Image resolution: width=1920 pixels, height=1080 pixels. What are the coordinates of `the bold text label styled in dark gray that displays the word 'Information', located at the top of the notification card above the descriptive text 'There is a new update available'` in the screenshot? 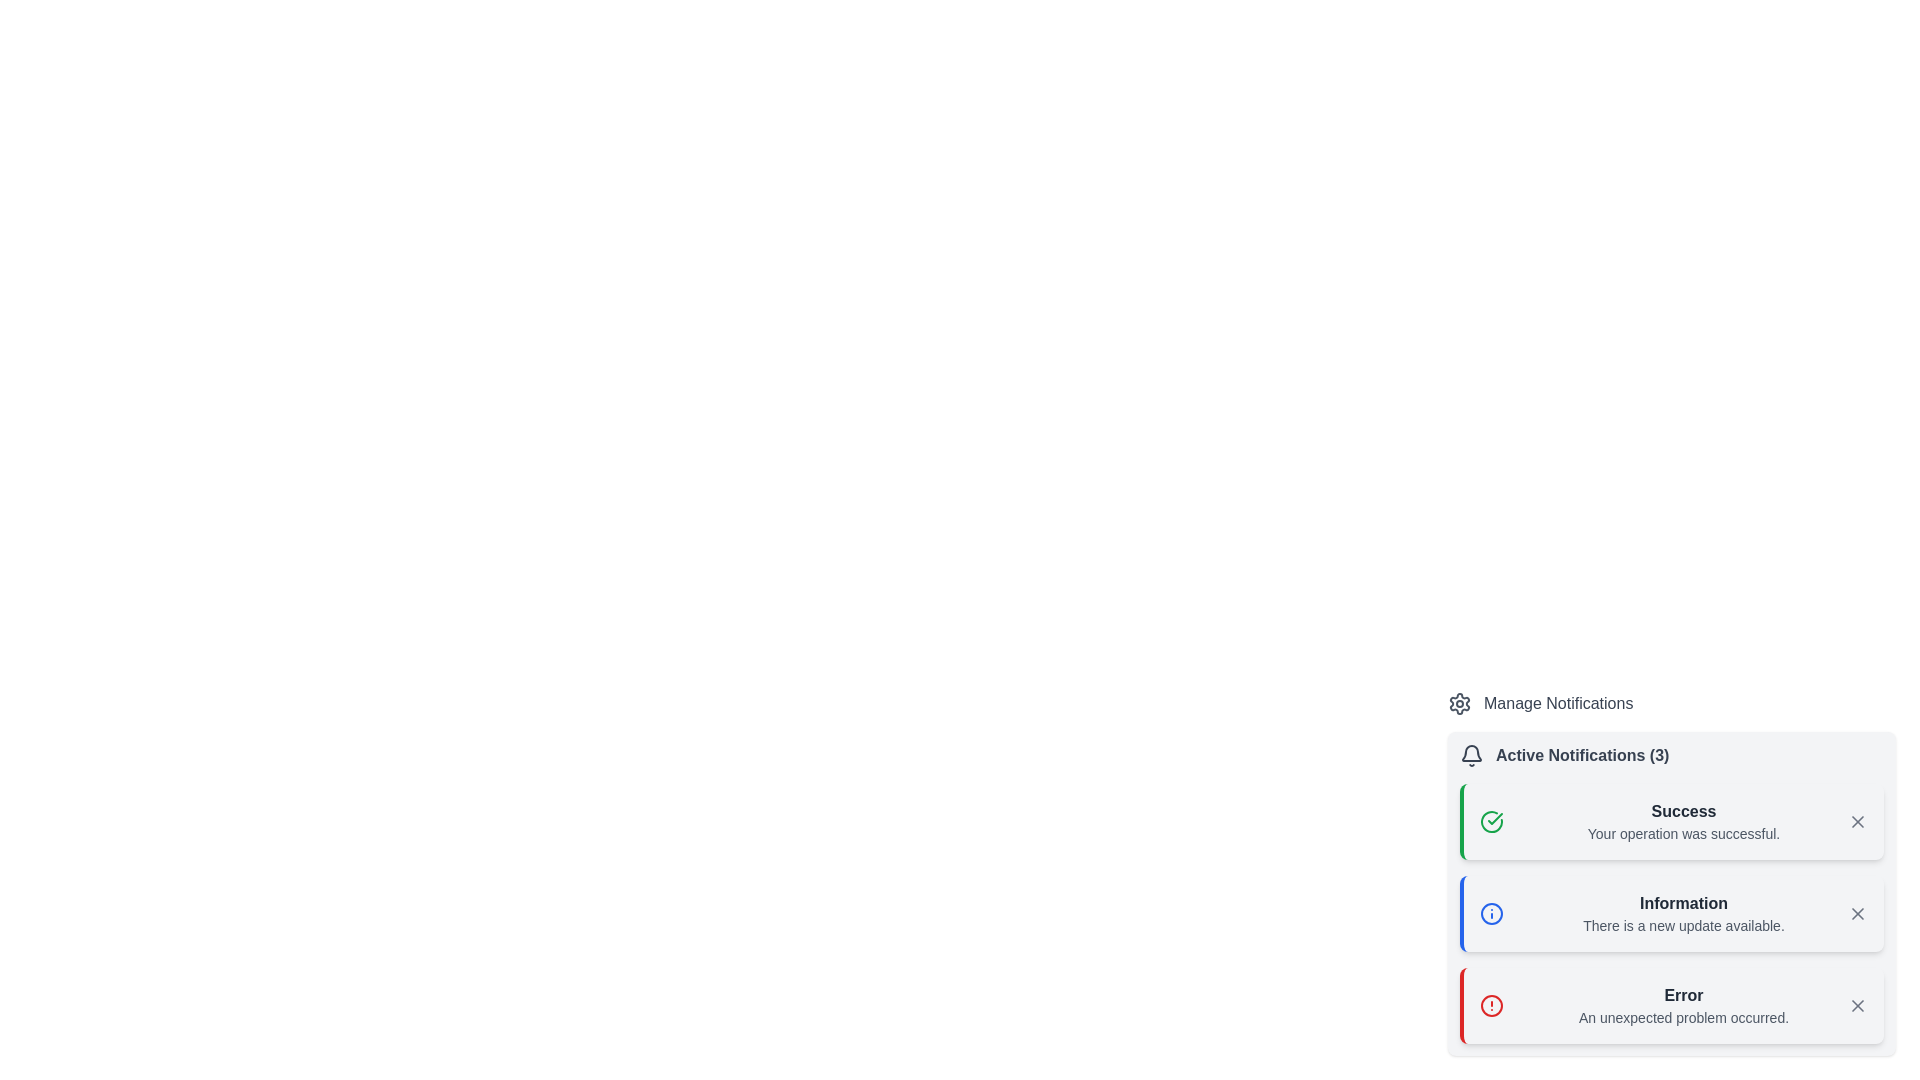 It's located at (1683, 903).